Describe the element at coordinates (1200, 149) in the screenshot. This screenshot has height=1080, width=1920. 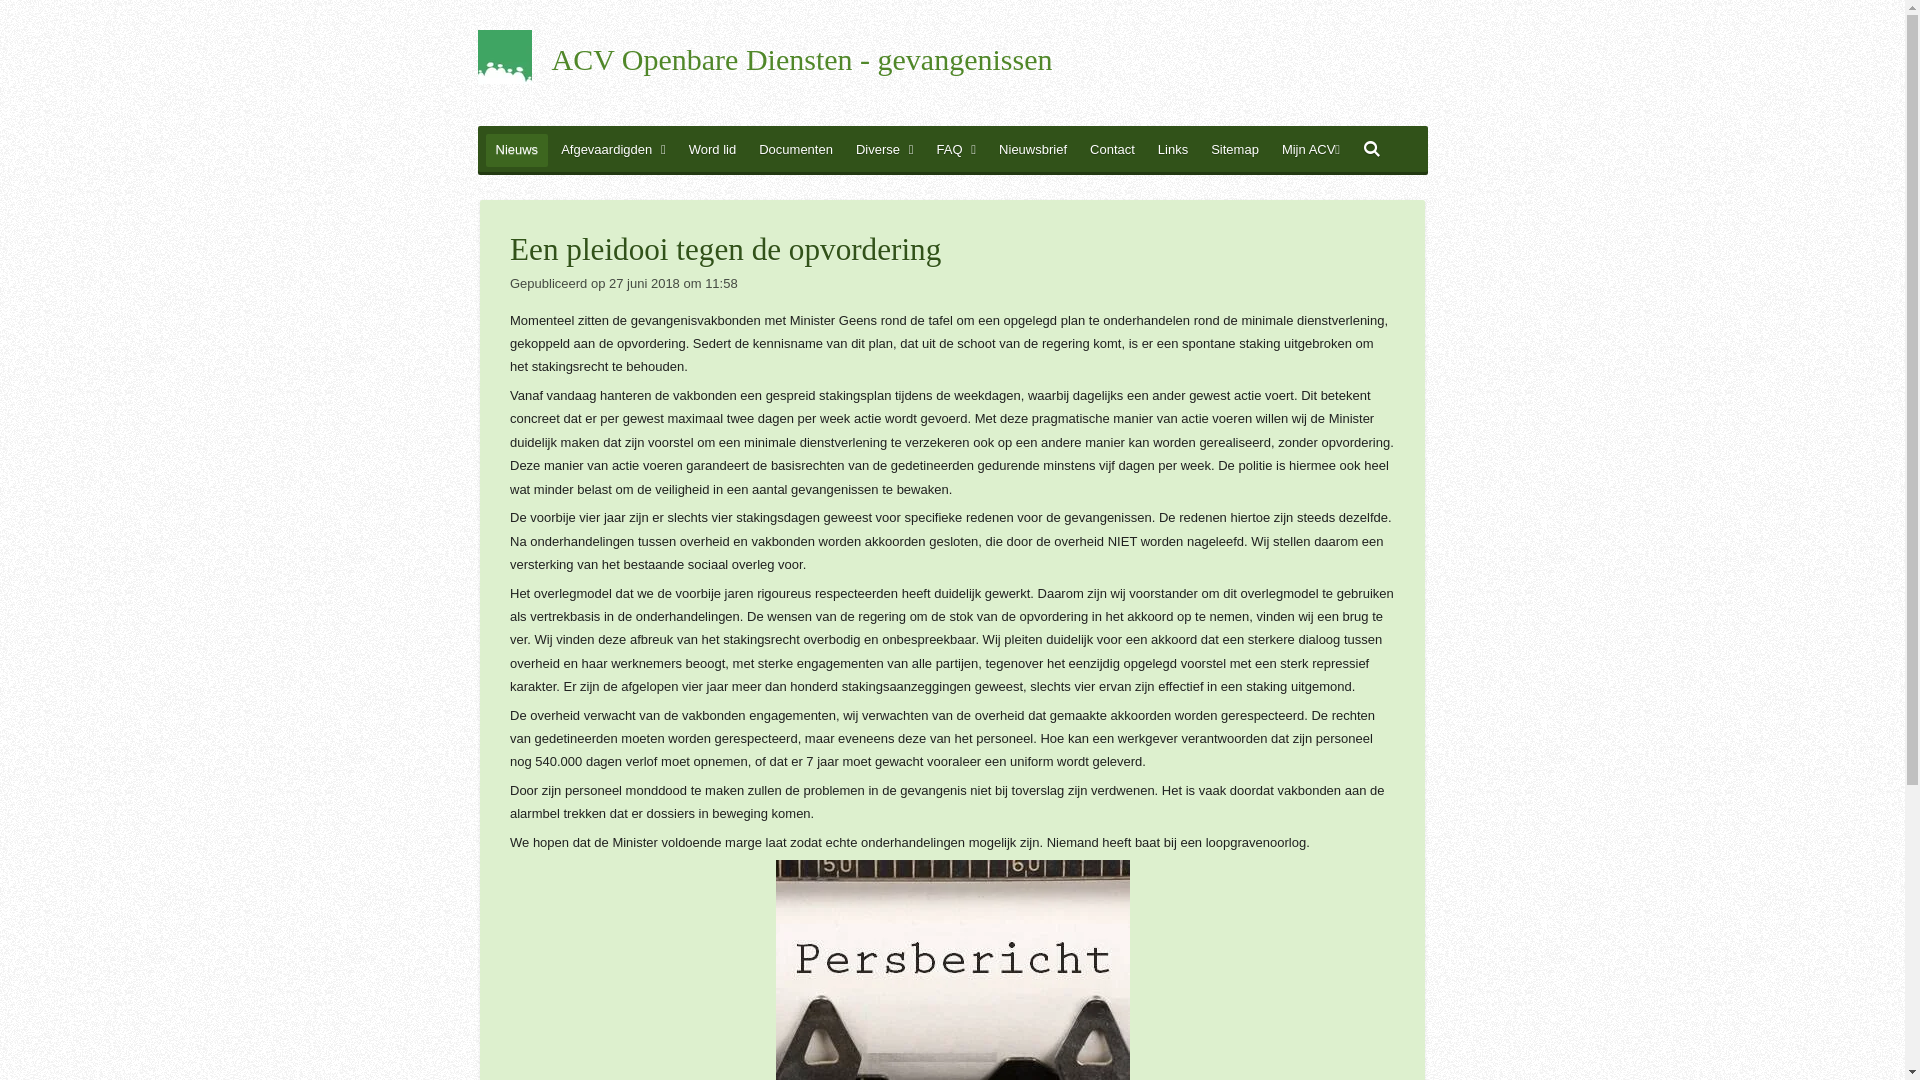
I see `'Sitemap'` at that location.